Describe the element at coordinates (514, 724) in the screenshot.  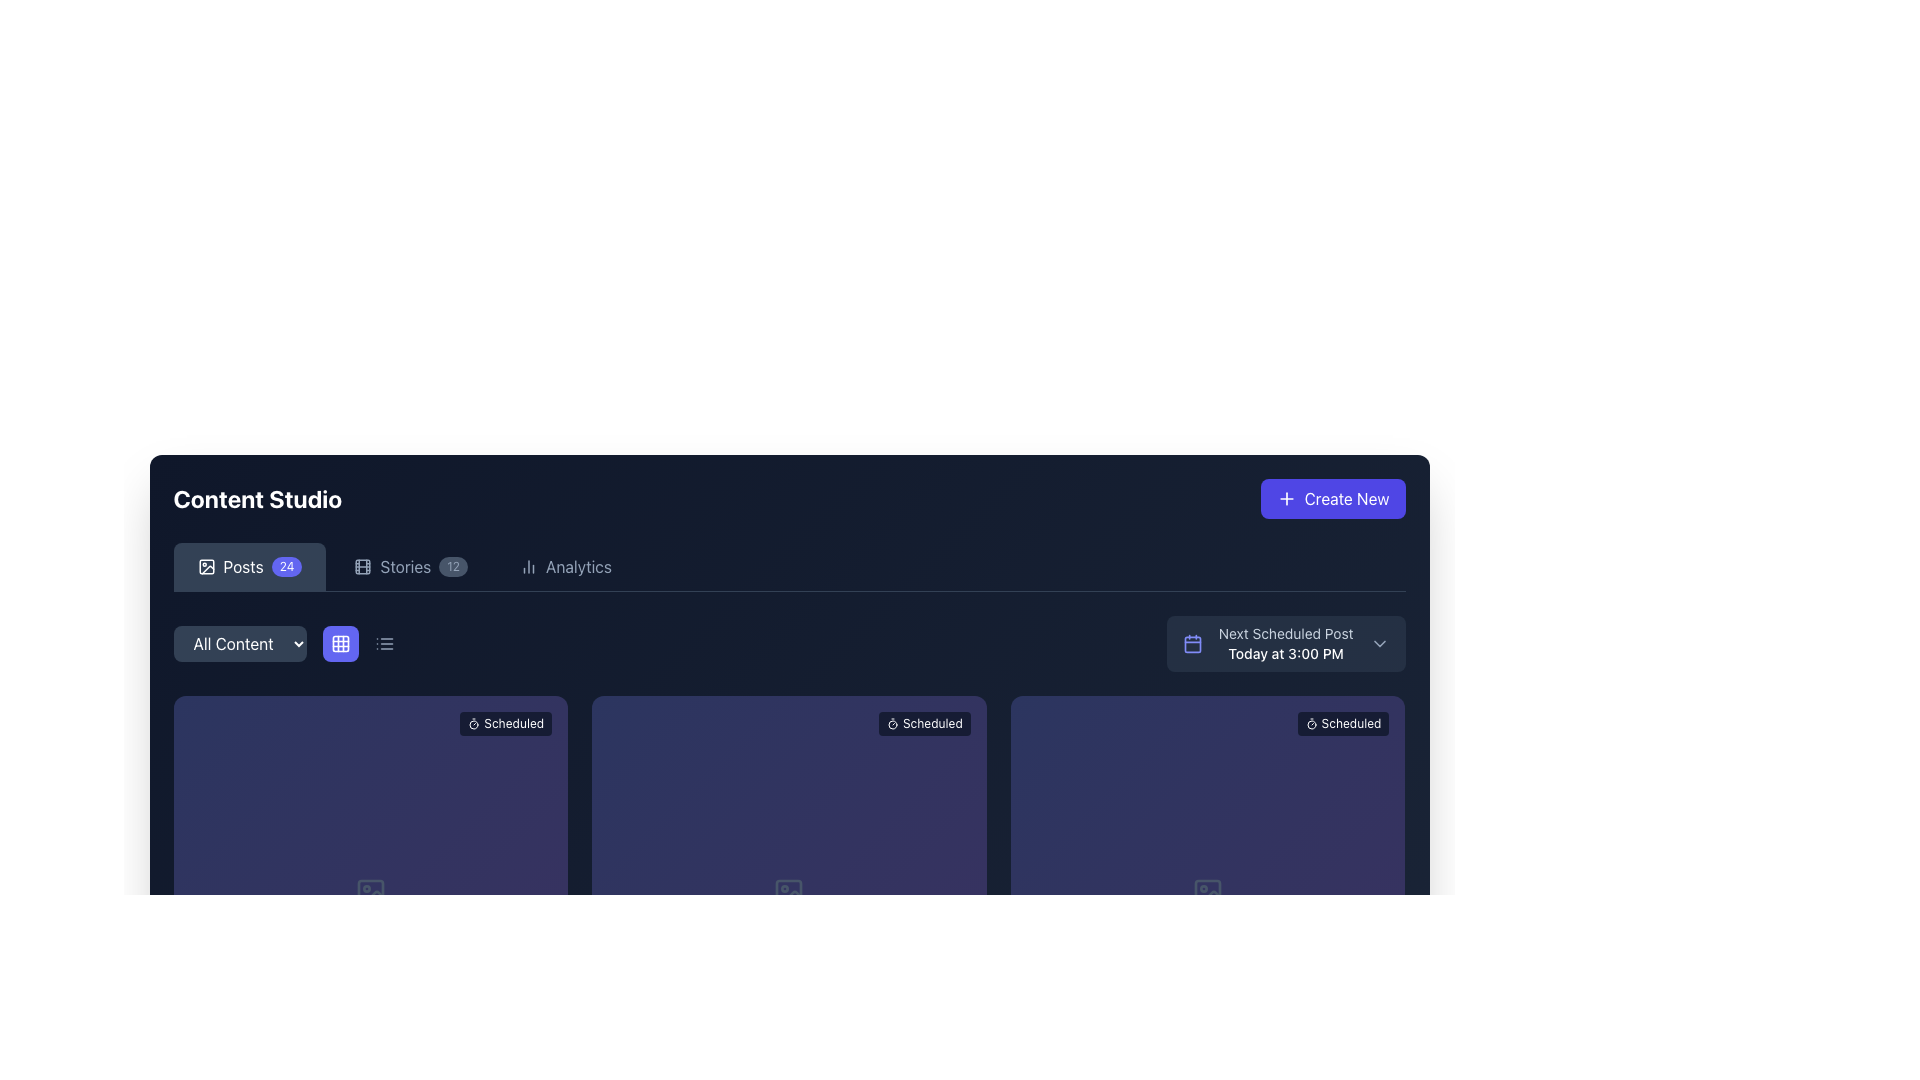
I see `text label indicating the scheduling status of the related content card located in the upper-right corner of the content card in the second column of the grid` at that location.